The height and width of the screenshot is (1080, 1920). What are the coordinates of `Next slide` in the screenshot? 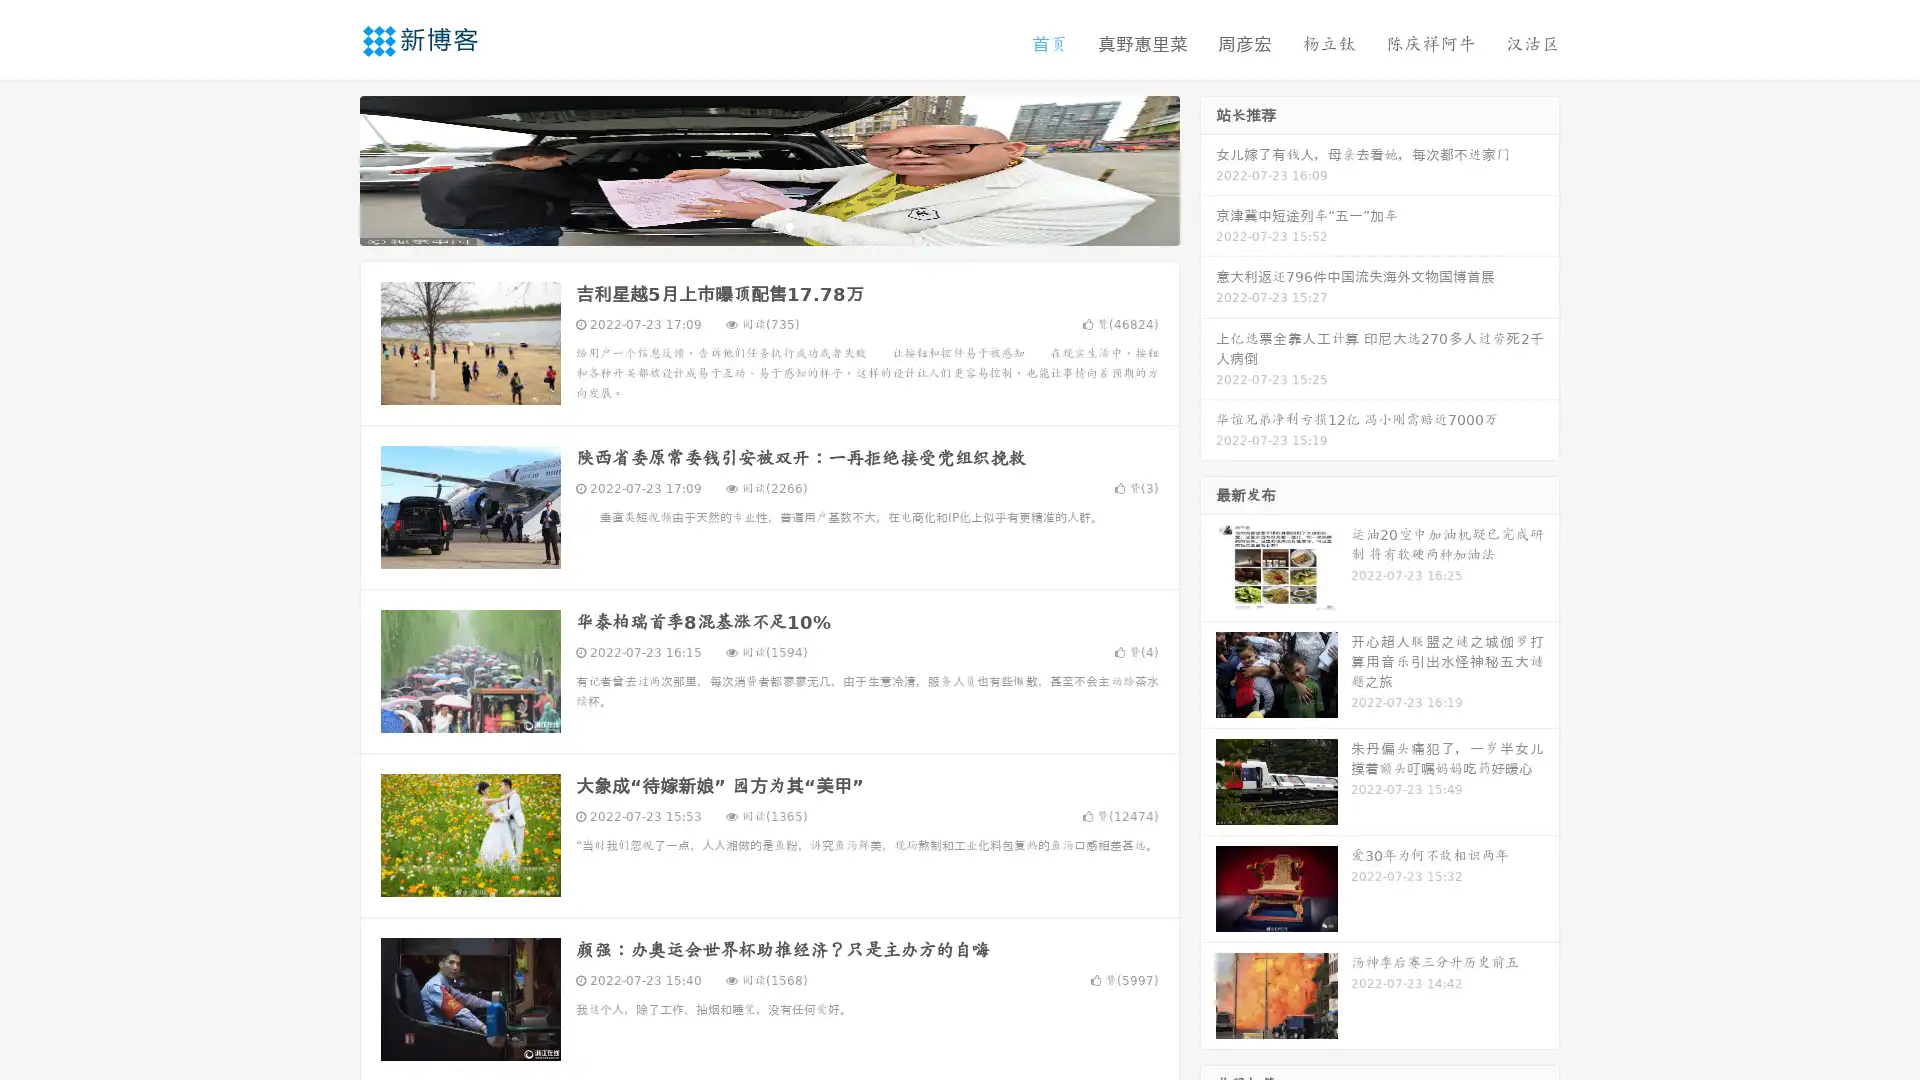 It's located at (1208, 168).